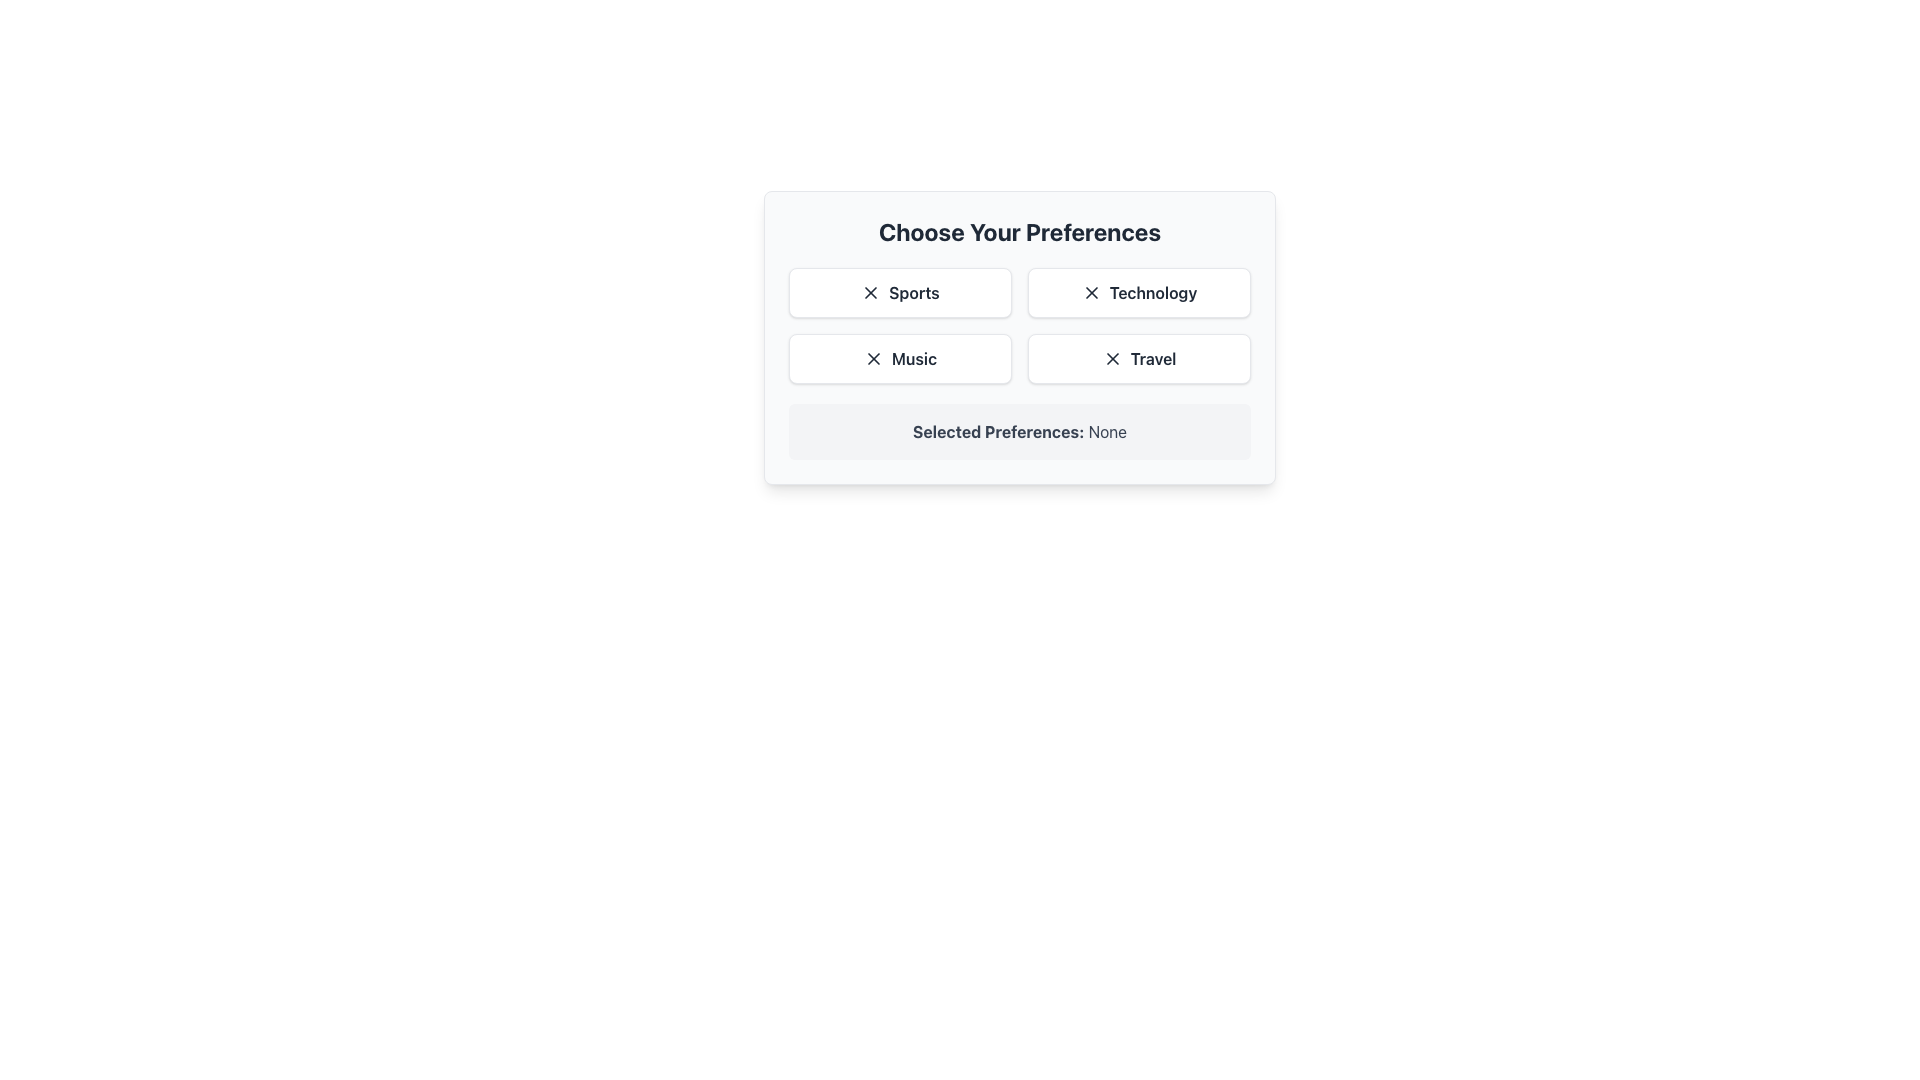 The image size is (1920, 1080). Describe the element at coordinates (1139, 357) in the screenshot. I see `the 'Travel' button located in the bottom-right cell of the grid layout` at that location.